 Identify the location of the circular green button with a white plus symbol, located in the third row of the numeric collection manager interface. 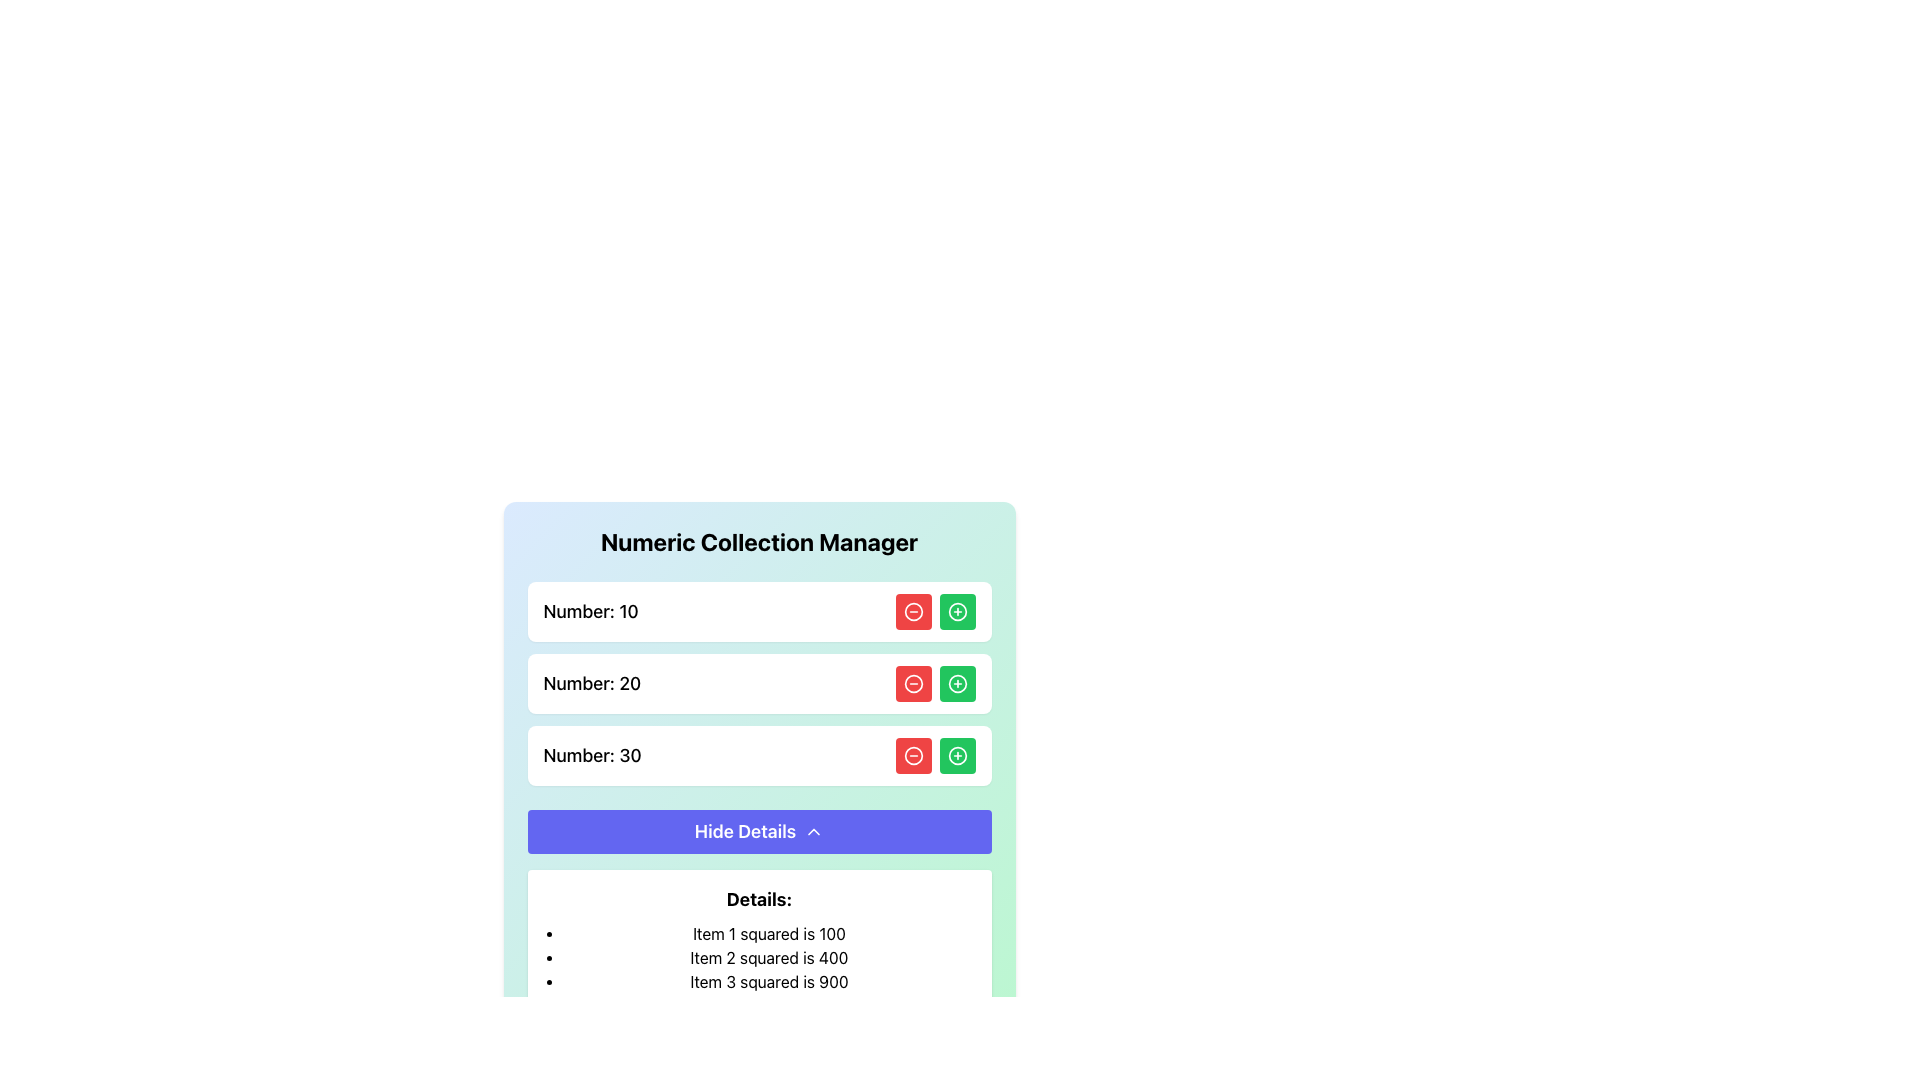
(956, 756).